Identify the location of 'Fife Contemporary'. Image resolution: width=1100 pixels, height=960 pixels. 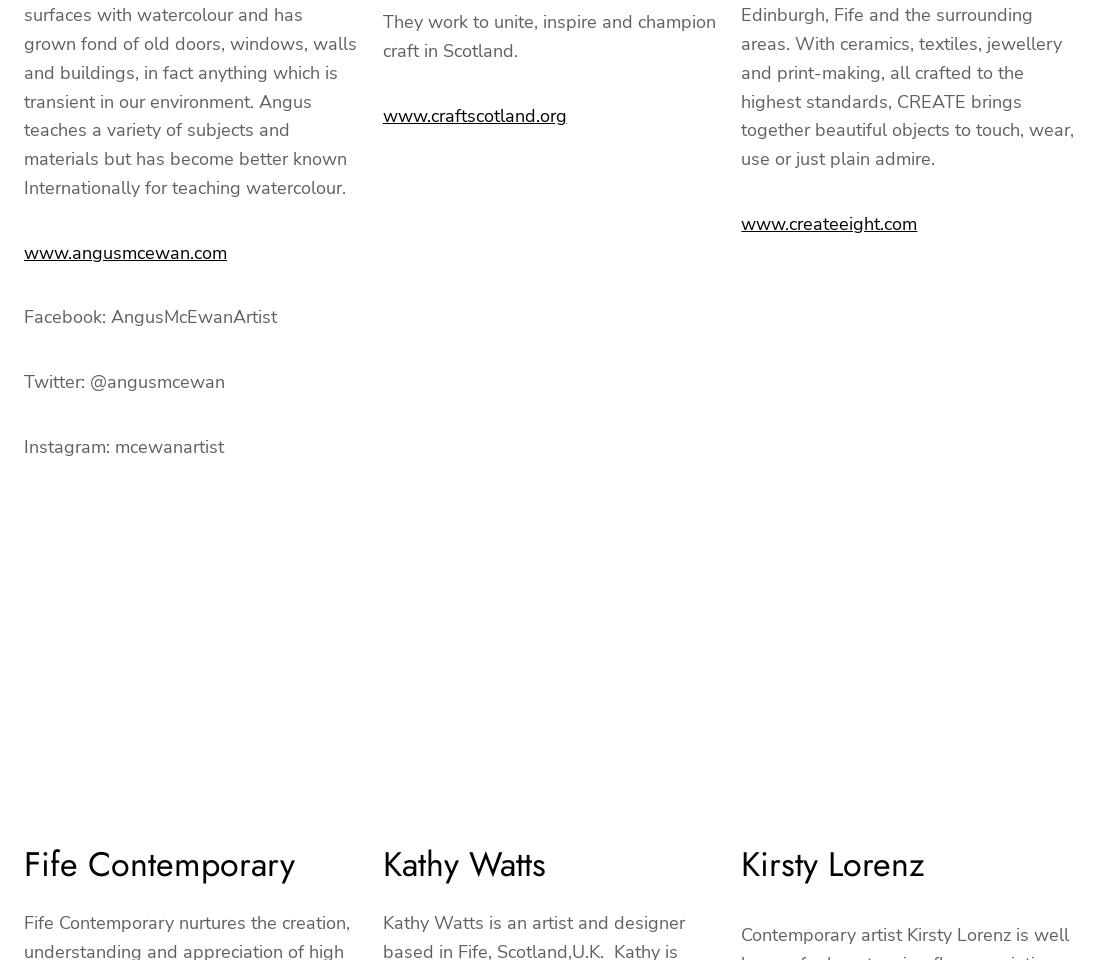
(158, 862).